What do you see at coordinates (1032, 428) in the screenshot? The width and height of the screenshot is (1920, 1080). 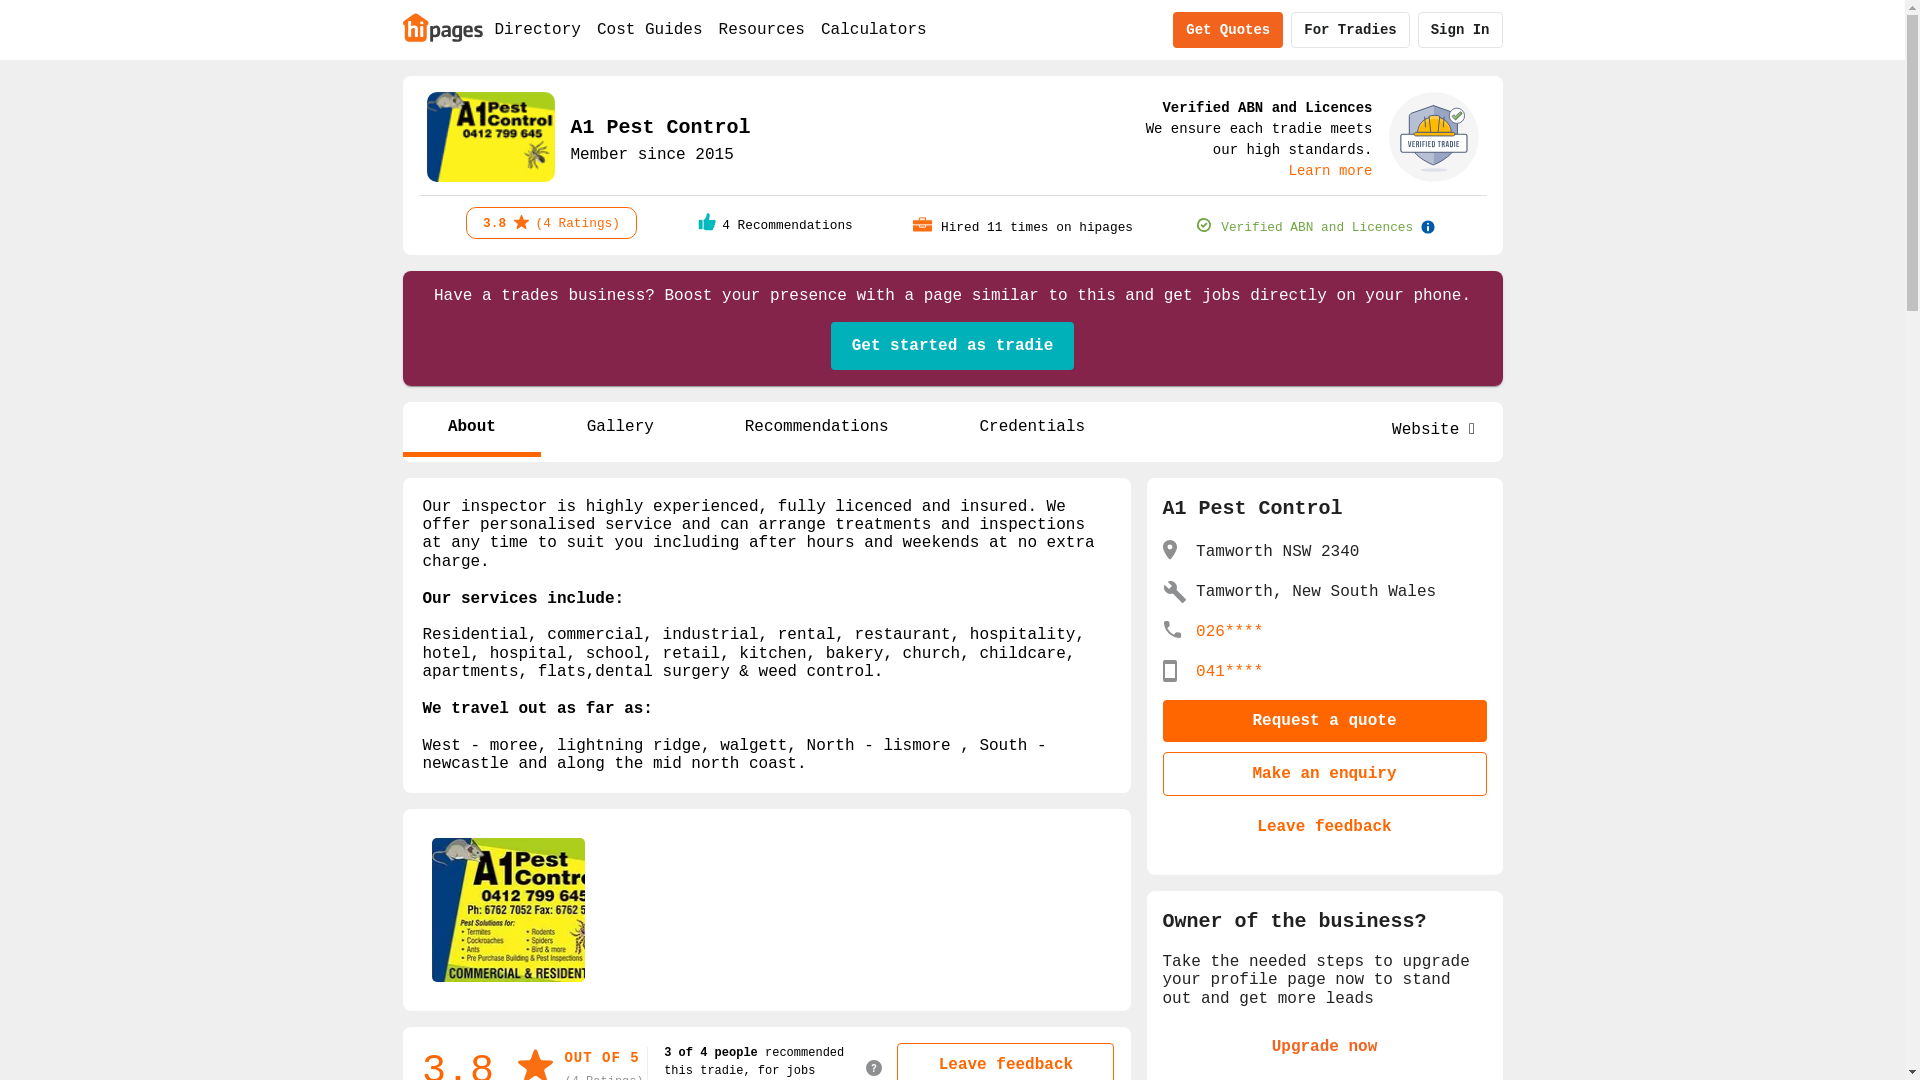 I see `'Credentials'` at bounding box center [1032, 428].